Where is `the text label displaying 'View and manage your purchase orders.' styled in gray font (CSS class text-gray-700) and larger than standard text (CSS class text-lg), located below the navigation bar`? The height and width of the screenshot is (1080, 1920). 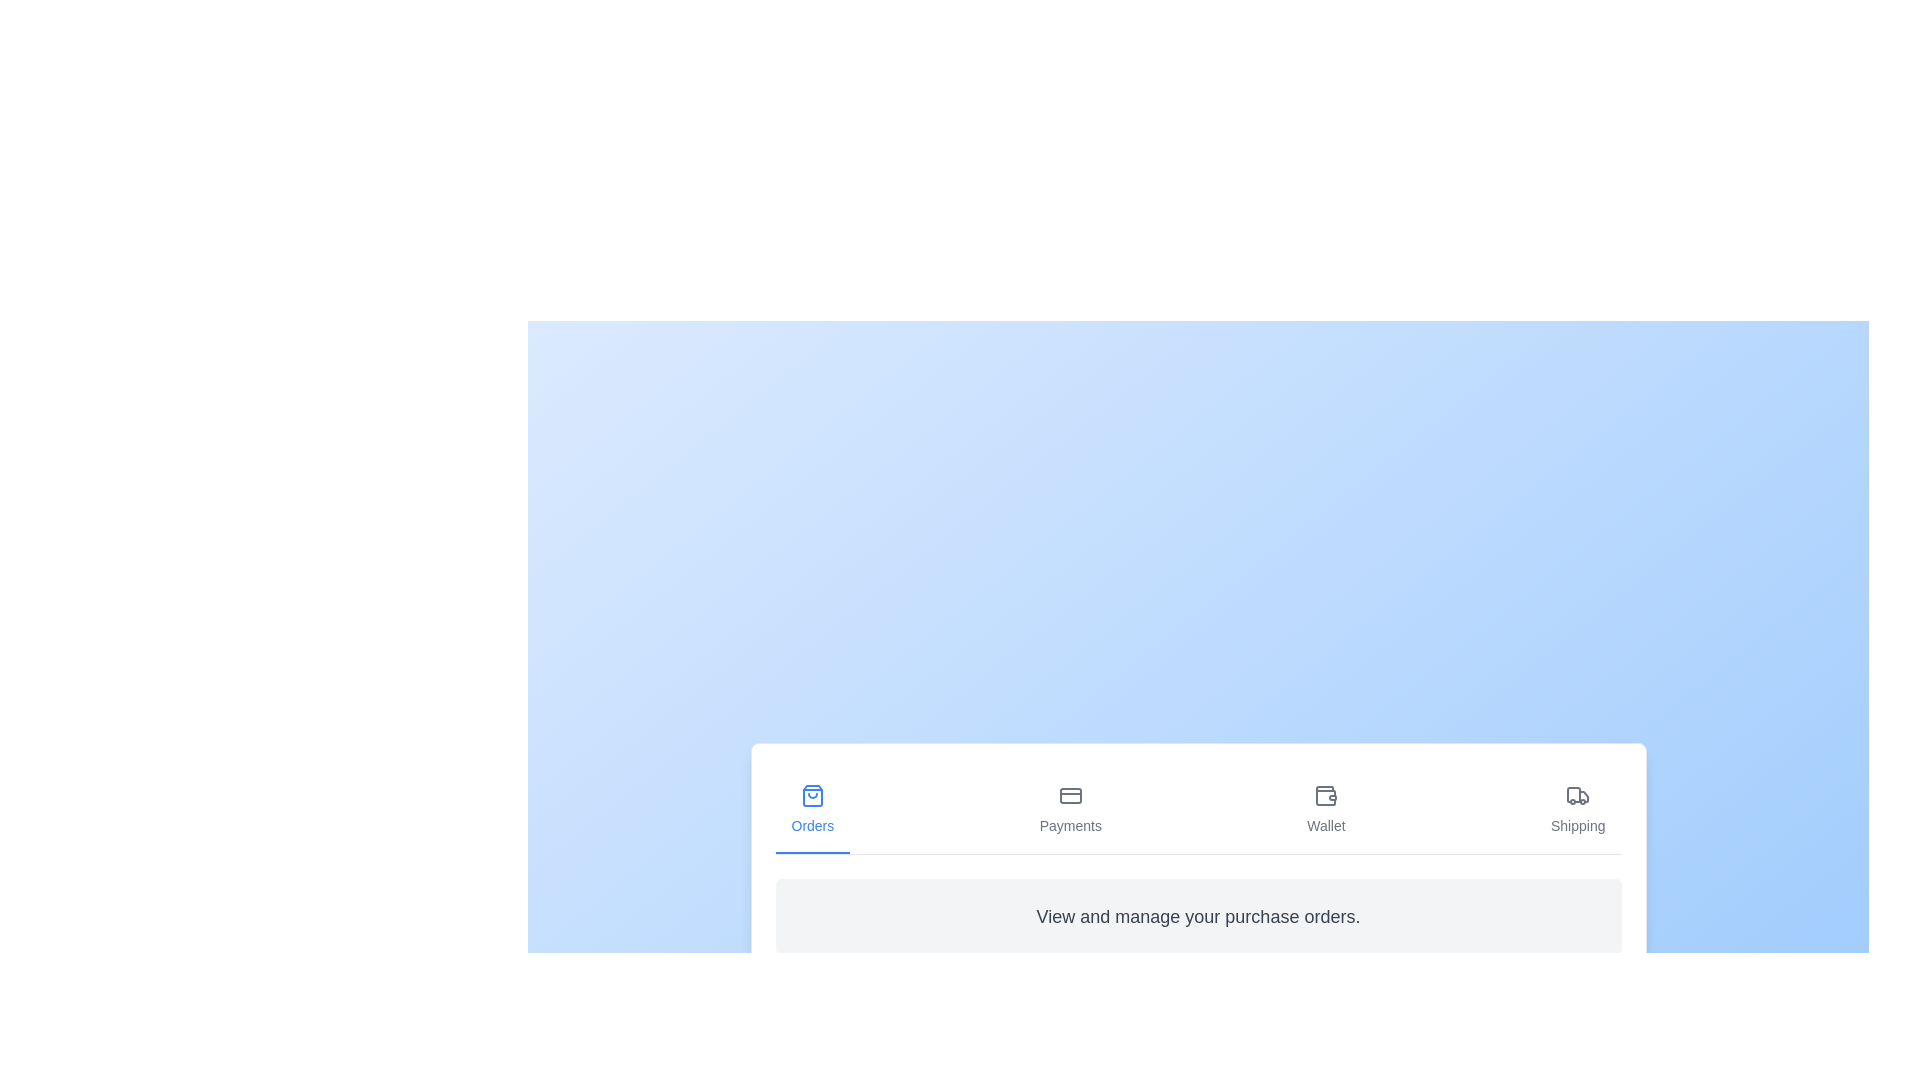
the text label displaying 'View and manage your purchase orders.' styled in gray font (CSS class text-gray-700) and larger than standard text (CSS class text-lg), located below the navigation bar is located at coordinates (1198, 916).